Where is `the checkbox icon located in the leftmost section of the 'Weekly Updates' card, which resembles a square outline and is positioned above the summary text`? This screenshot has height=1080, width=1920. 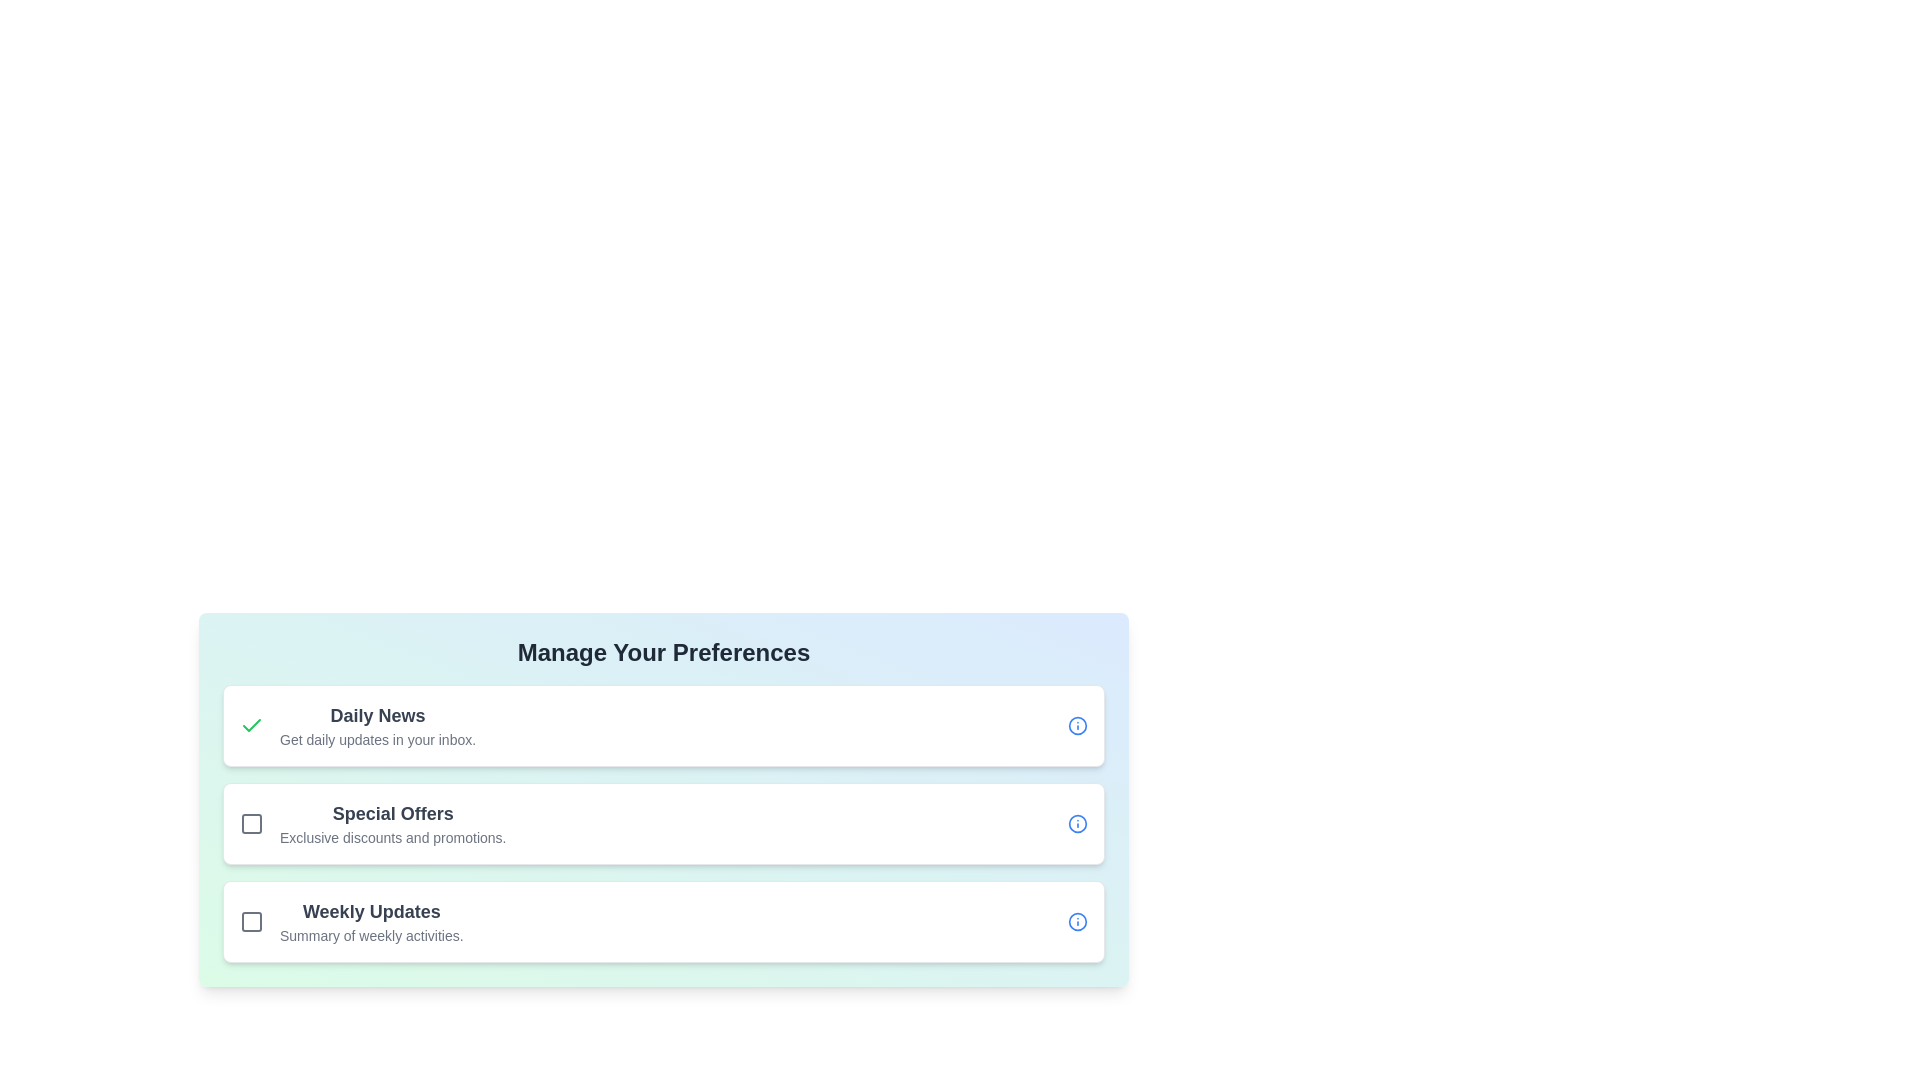
the checkbox icon located in the leftmost section of the 'Weekly Updates' card, which resembles a square outline and is positioned above the summary text is located at coordinates (251, 921).